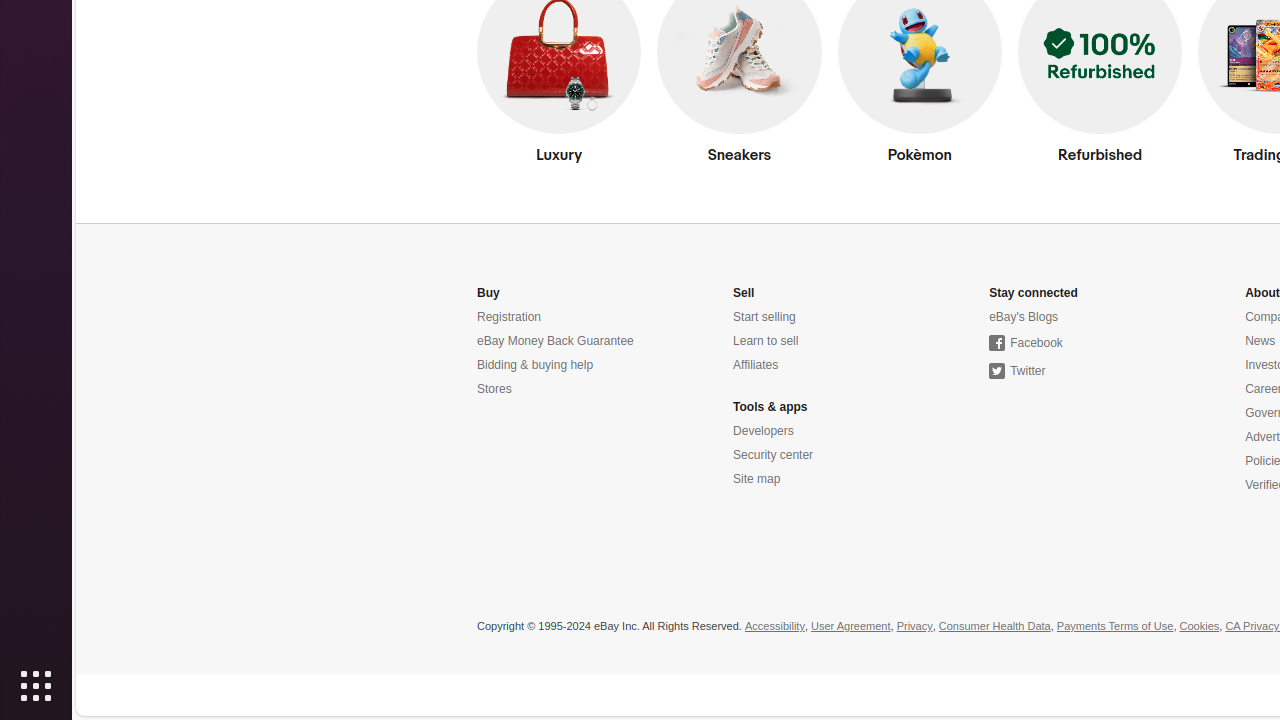 This screenshot has height=720, width=1280. Describe the element at coordinates (488, 293) in the screenshot. I see `'Buy'` at that location.